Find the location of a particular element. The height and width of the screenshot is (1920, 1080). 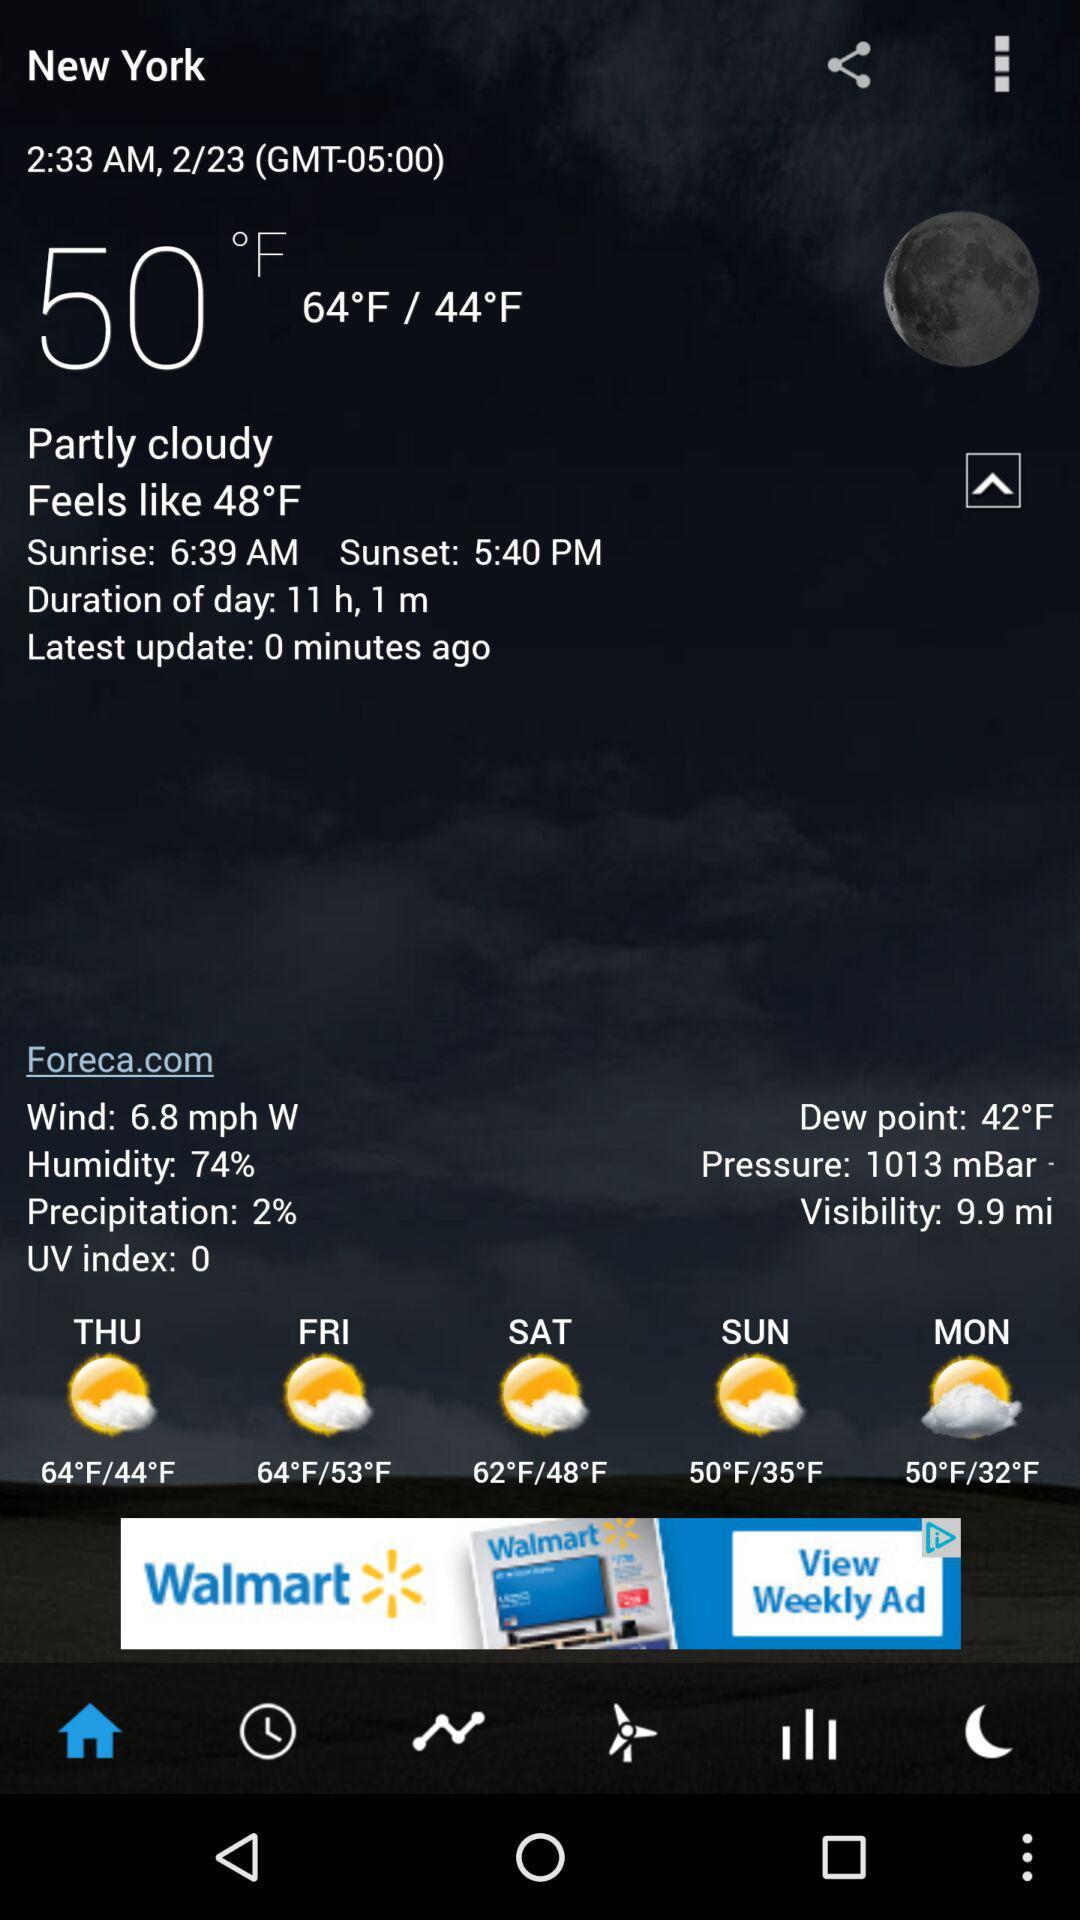

sharing files is located at coordinates (848, 63).